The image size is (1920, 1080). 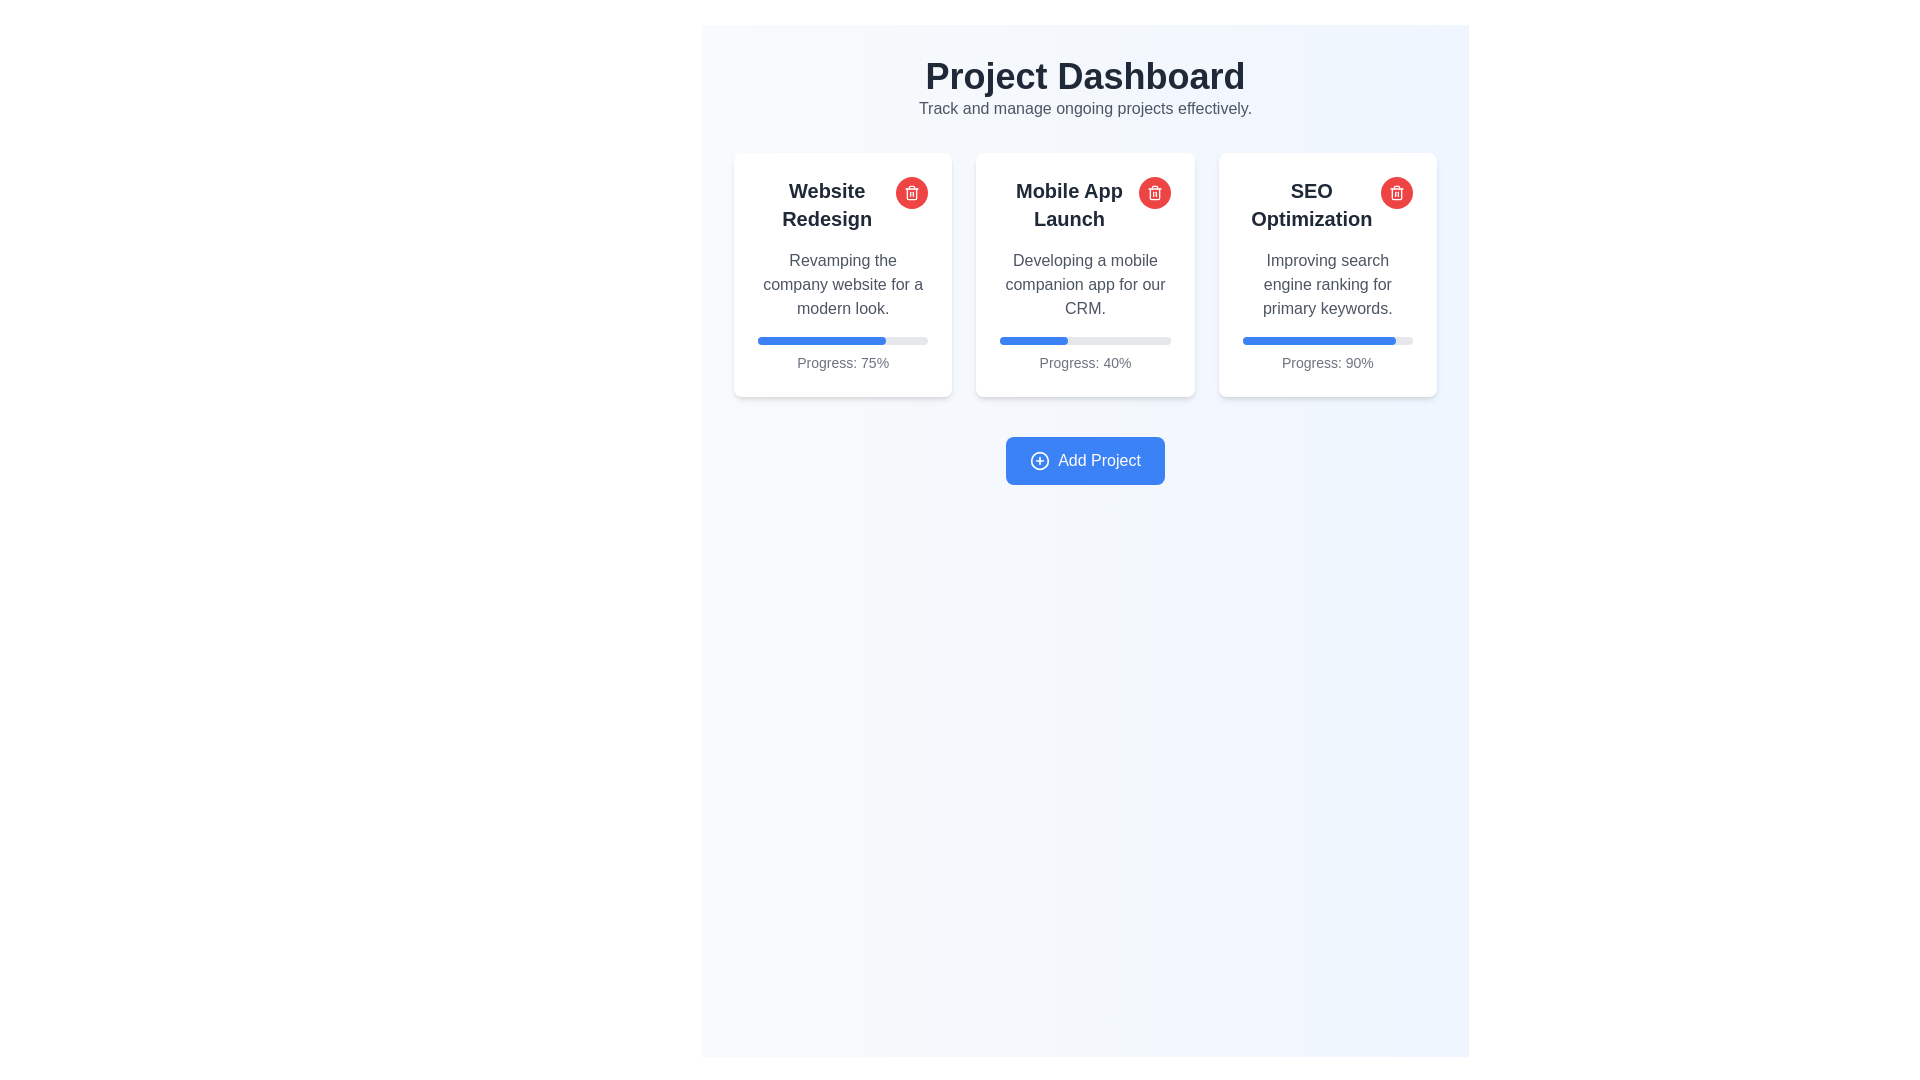 What do you see at coordinates (1034, 339) in the screenshot?
I see `the blue progress fill bar that indicates 40% completion, located within the light gray progress bar under the 'Mobile App Launch' card` at bounding box center [1034, 339].